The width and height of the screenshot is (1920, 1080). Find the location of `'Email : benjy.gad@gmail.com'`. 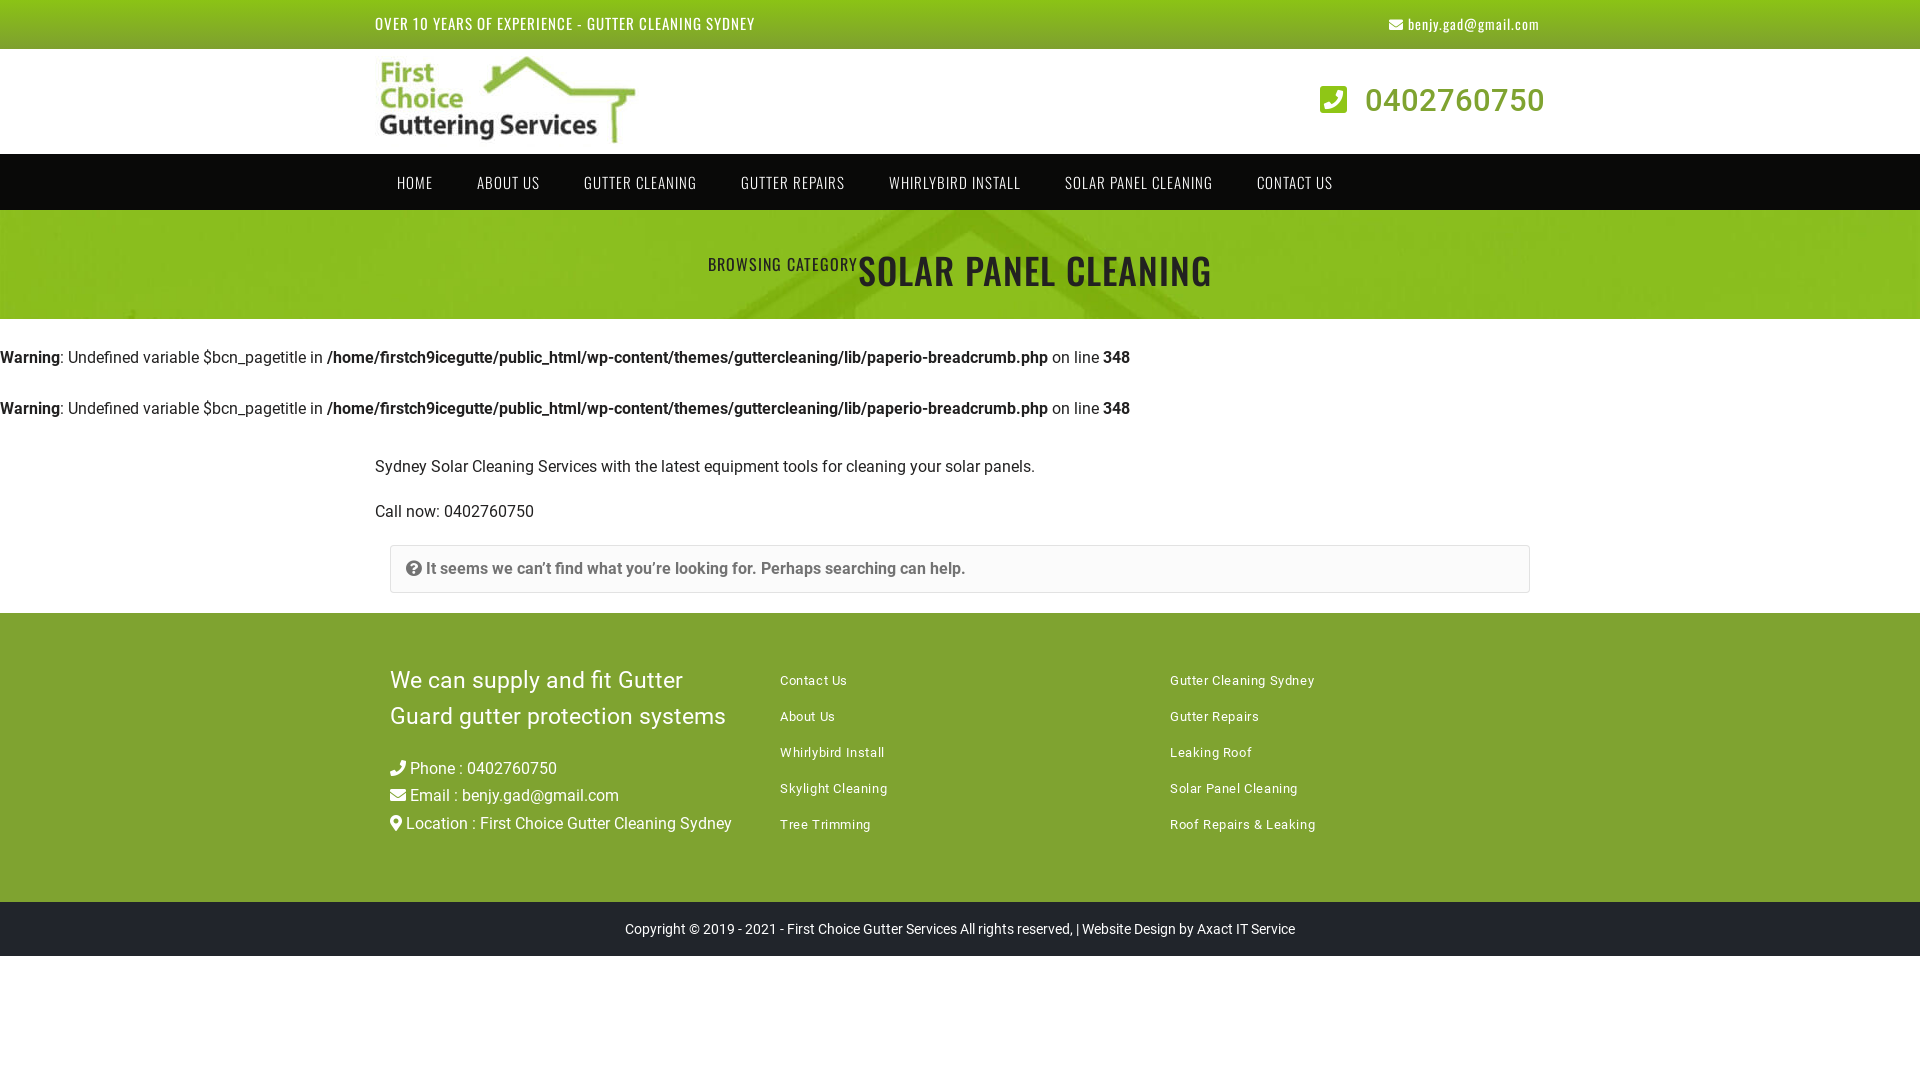

'Email : benjy.gad@gmail.com' is located at coordinates (504, 794).